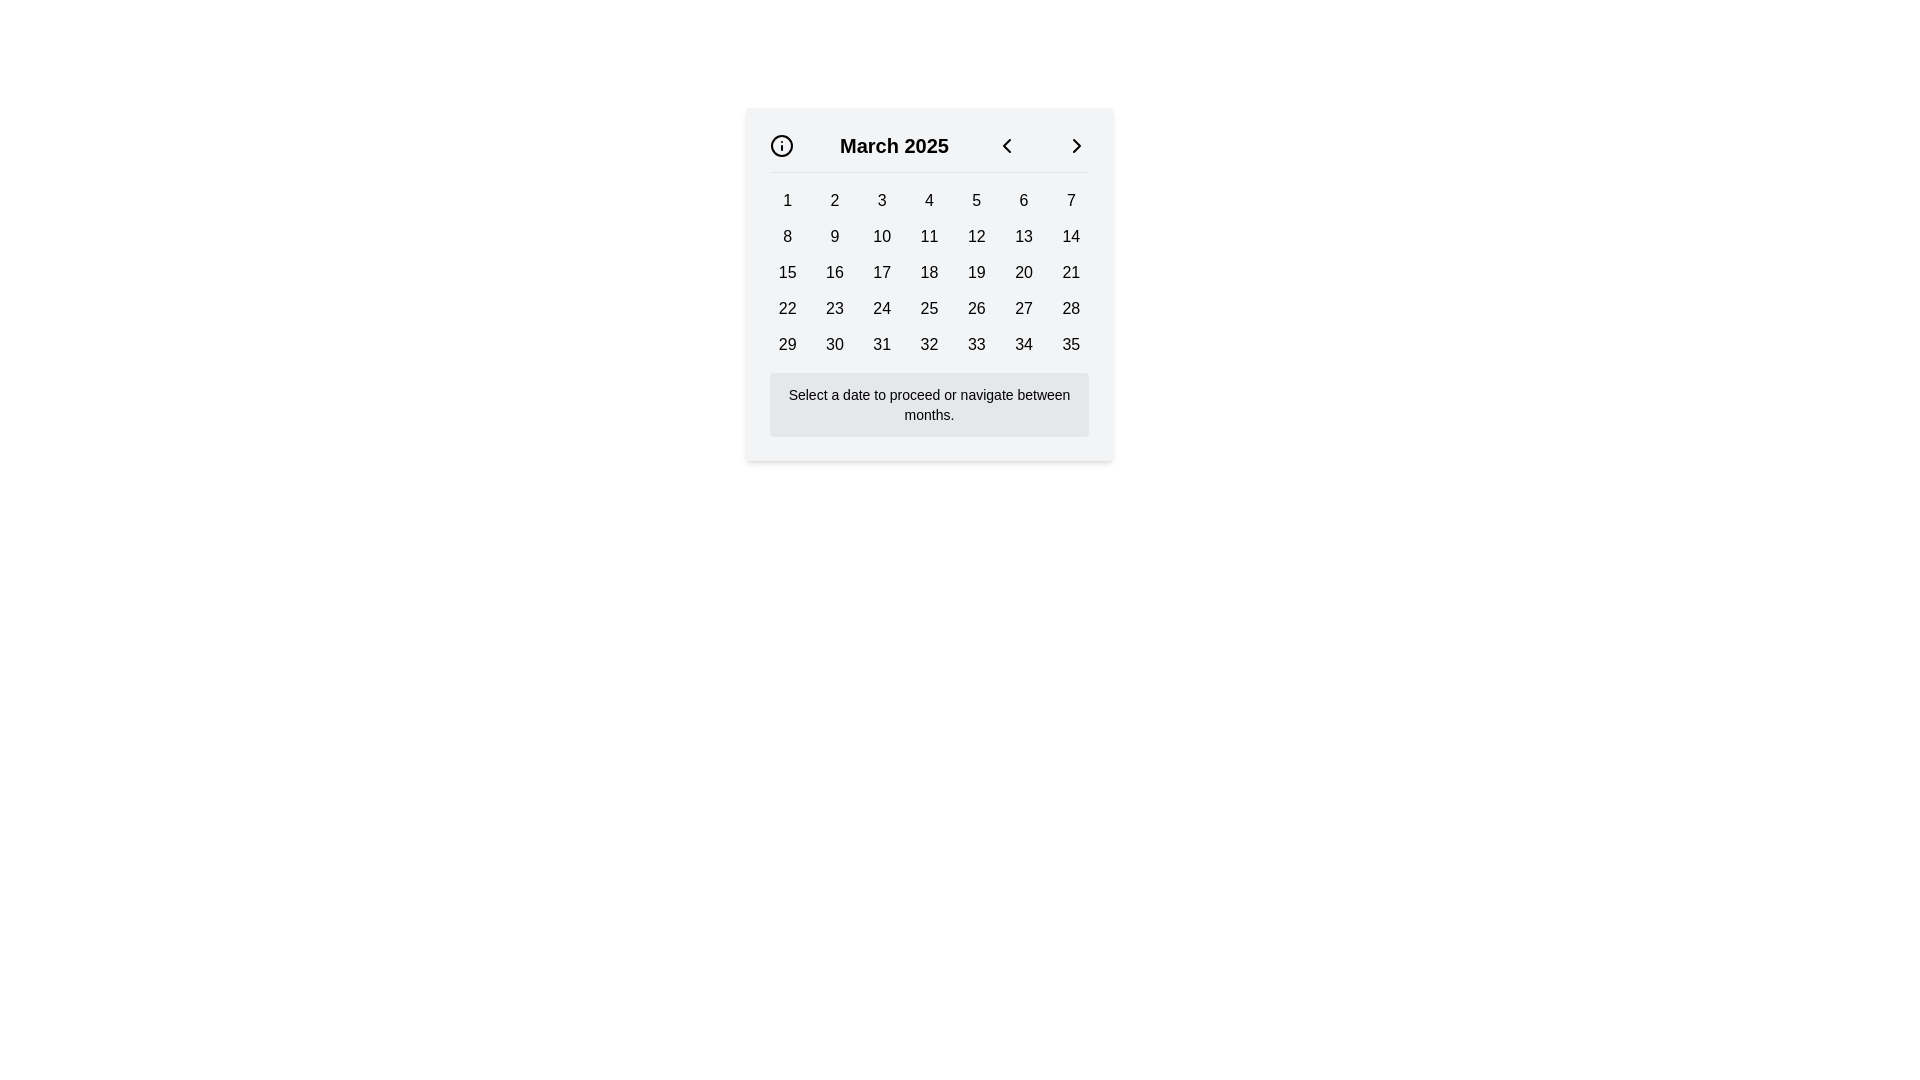  I want to click on the button labeled '10' styled with 'btn btn-day' in the second row and third column of the calendar grid, so click(881, 235).